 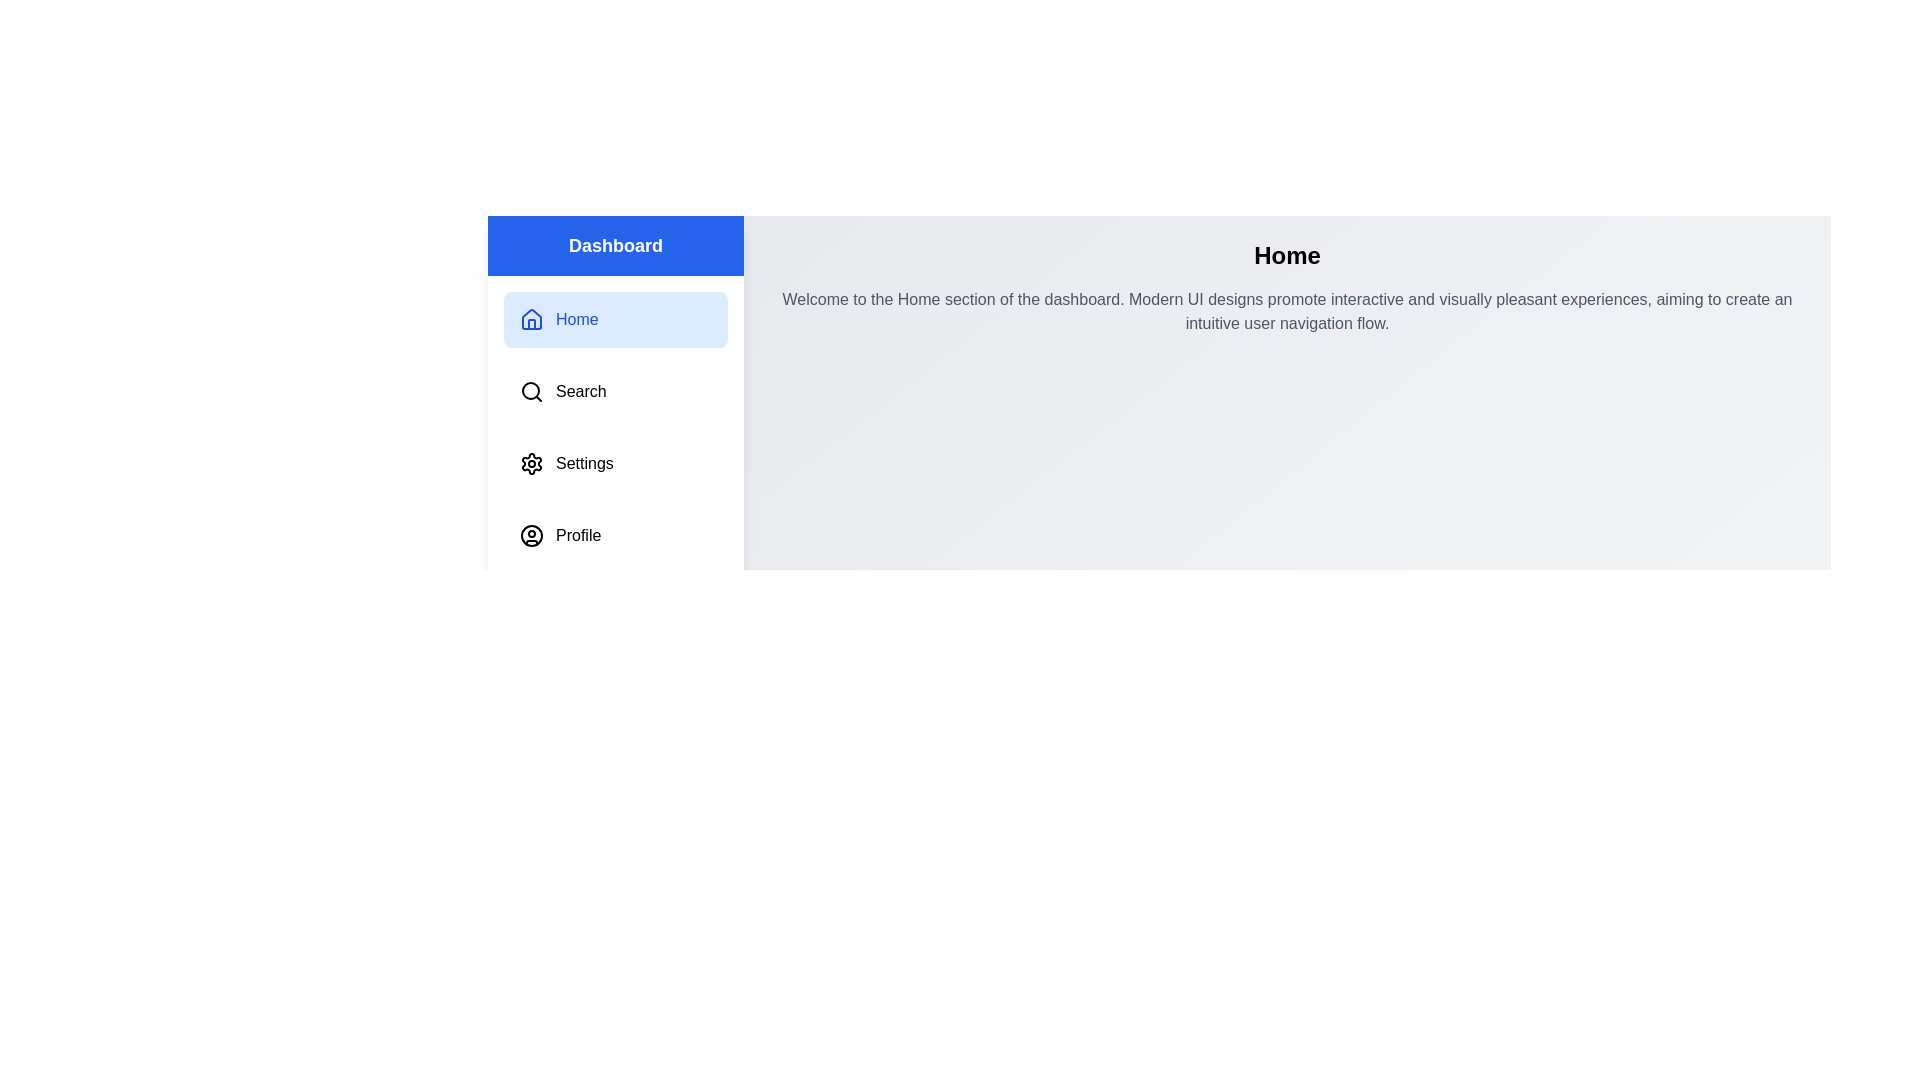 I want to click on the menu item corresponding to Profile, so click(x=614, y=535).